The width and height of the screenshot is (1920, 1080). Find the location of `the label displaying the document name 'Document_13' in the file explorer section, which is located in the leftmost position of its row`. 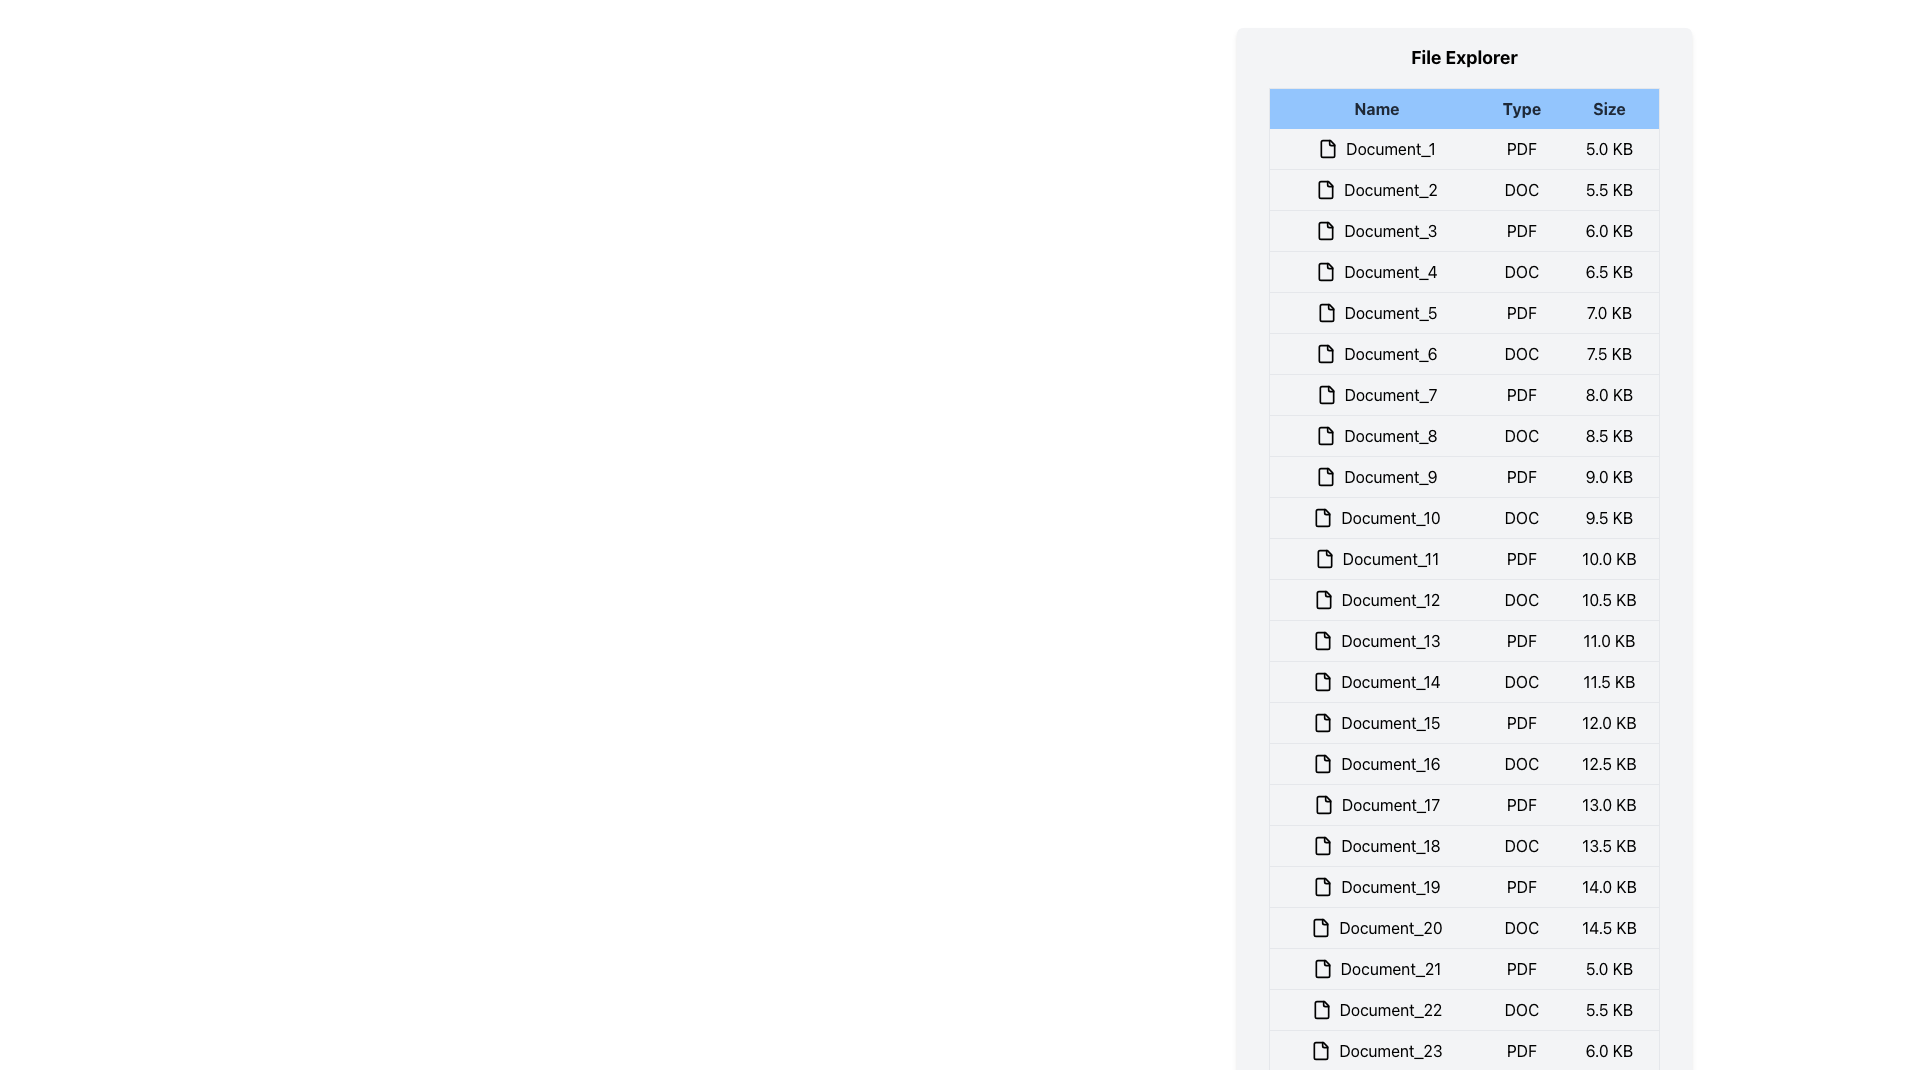

the label displaying the document name 'Document_13' in the file explorer section, which is located in the leftmost position of its row is located at coordinates (1376, 640).